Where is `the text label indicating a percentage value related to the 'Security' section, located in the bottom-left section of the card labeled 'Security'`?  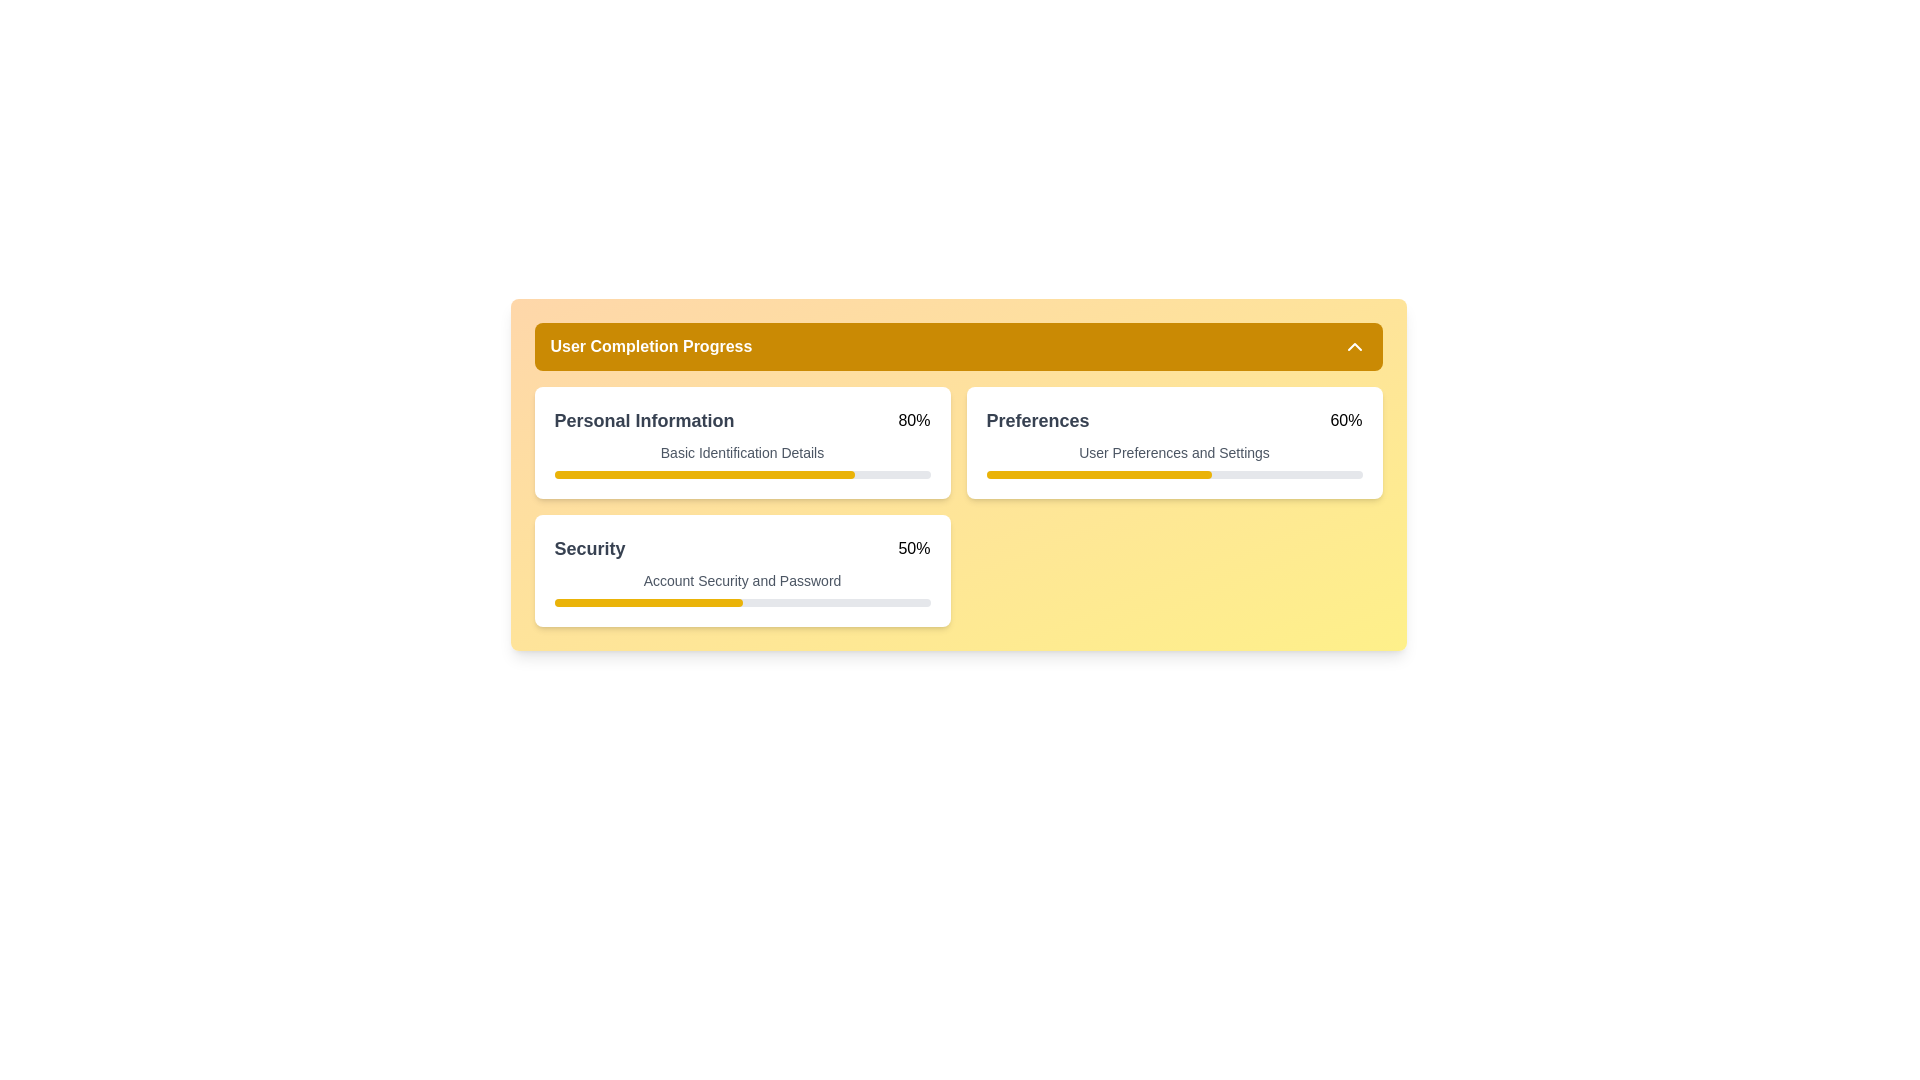 the text label indicating a percentage value related to the 'Security' section, located in the bottom-left section of the card labeled 'Security' is located at coordinates (913, 548).